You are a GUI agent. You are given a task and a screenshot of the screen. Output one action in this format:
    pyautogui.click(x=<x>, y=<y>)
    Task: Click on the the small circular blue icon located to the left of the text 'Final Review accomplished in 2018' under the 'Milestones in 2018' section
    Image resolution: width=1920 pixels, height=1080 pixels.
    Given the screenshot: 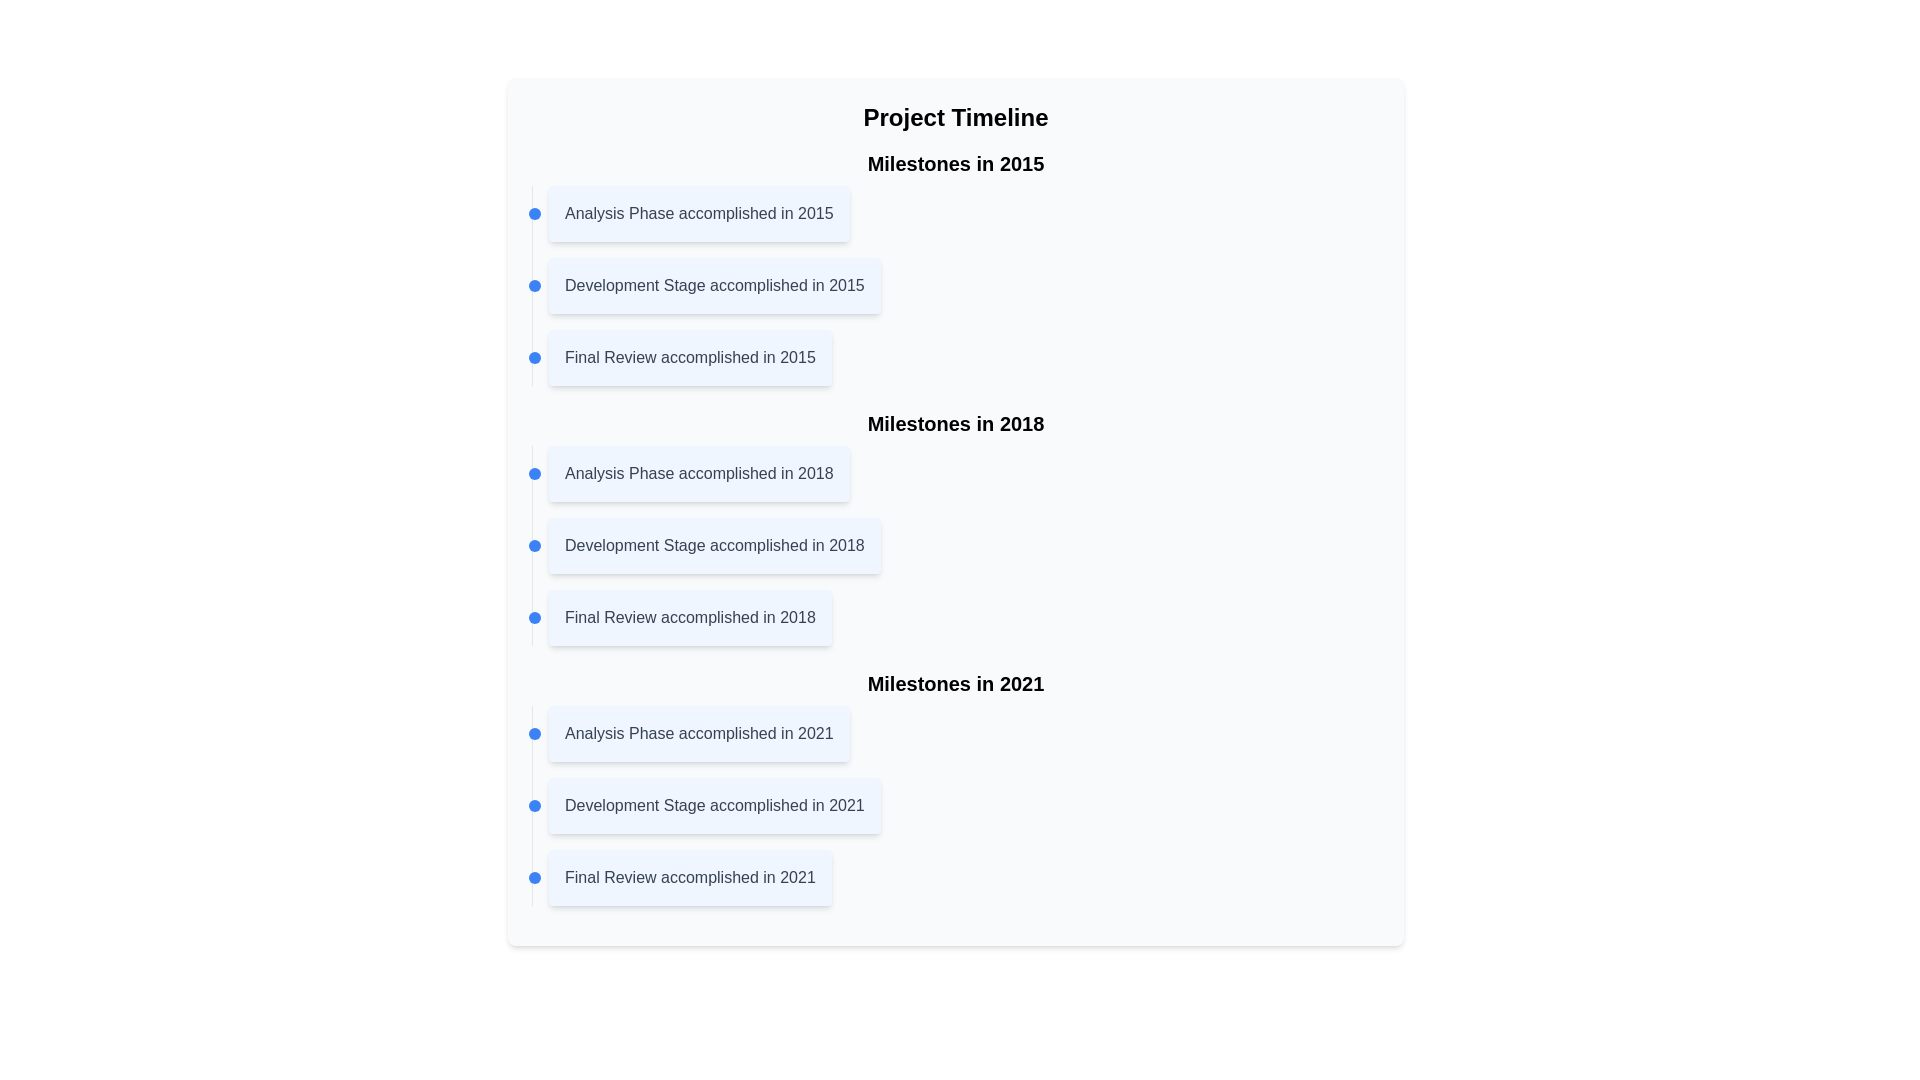 What is the action you would take?
    pyautogui.click(x=534, y=616)
    